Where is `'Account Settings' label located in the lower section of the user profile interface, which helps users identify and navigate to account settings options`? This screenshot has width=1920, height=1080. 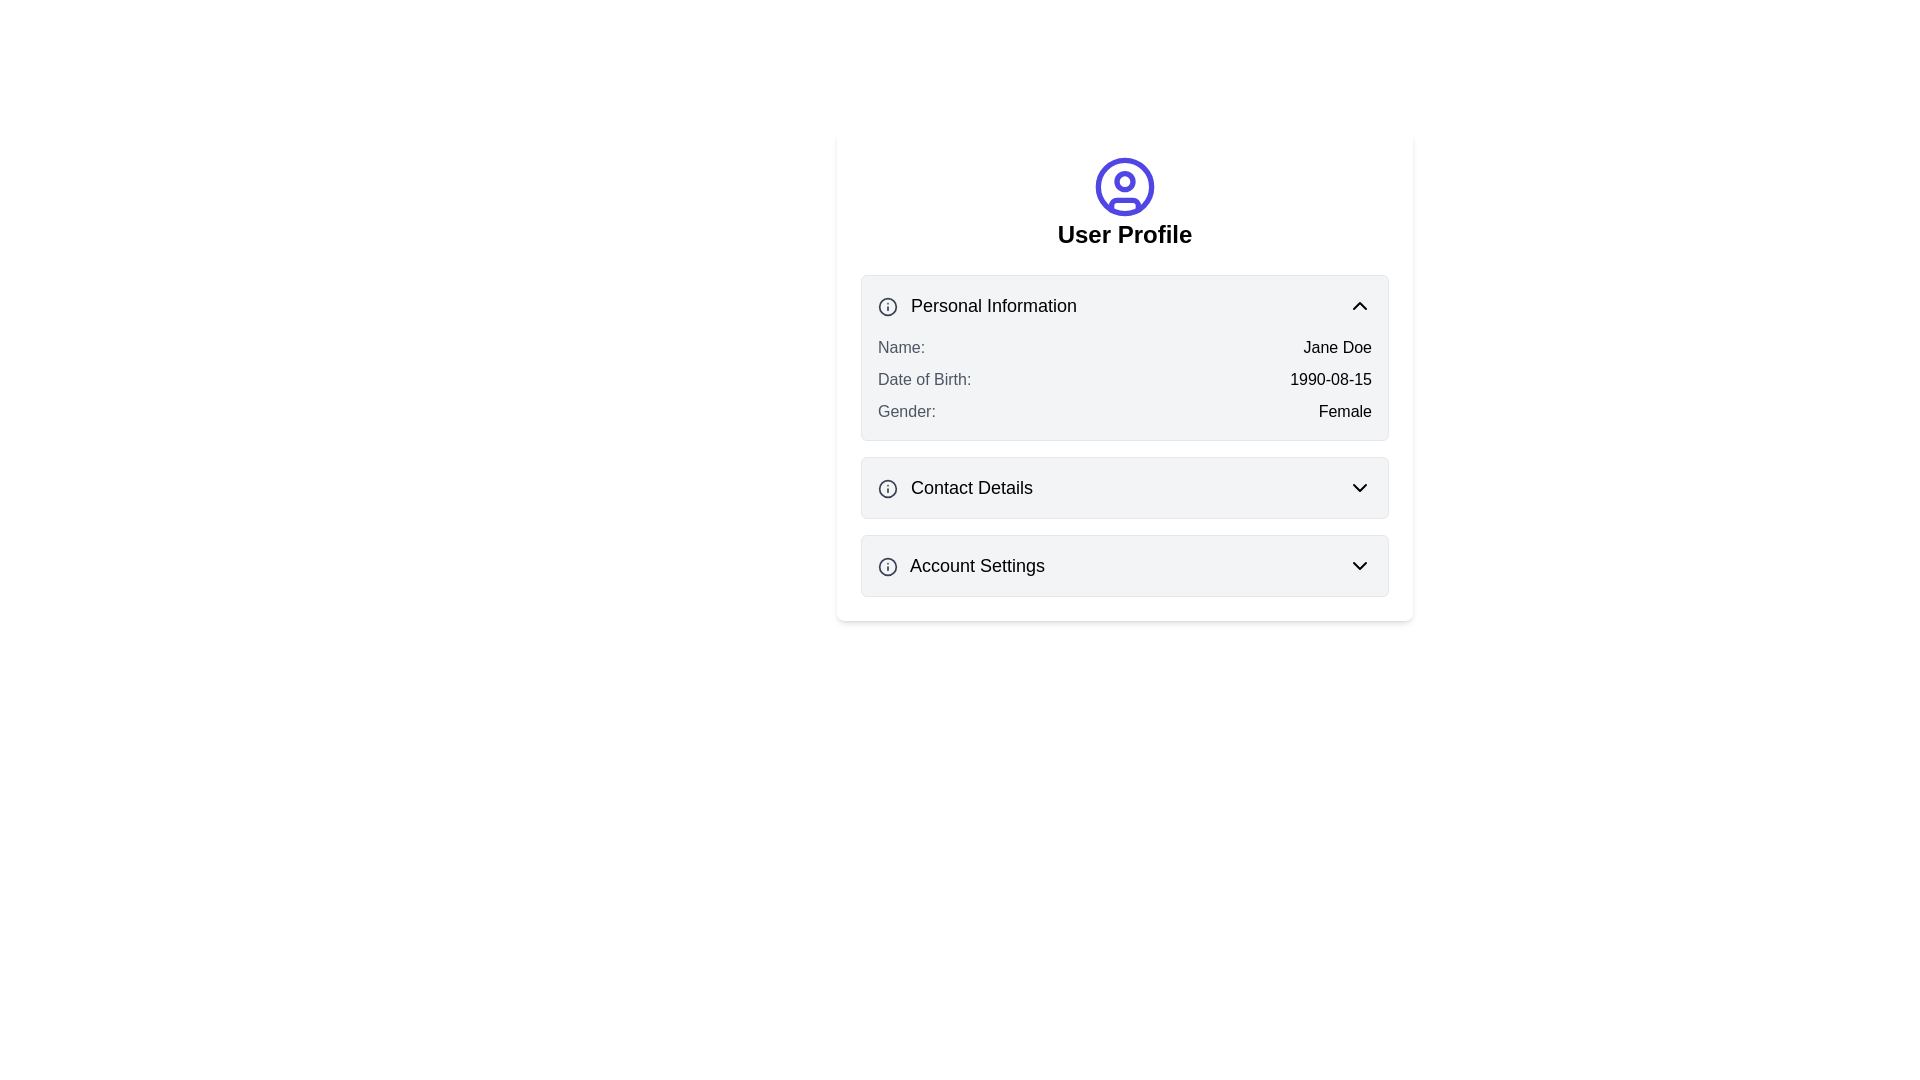 'Account Settings' label located in the lower section of the user profile interface, which helps users identify and navigate to account settings options is located at coordinates (961, 566).